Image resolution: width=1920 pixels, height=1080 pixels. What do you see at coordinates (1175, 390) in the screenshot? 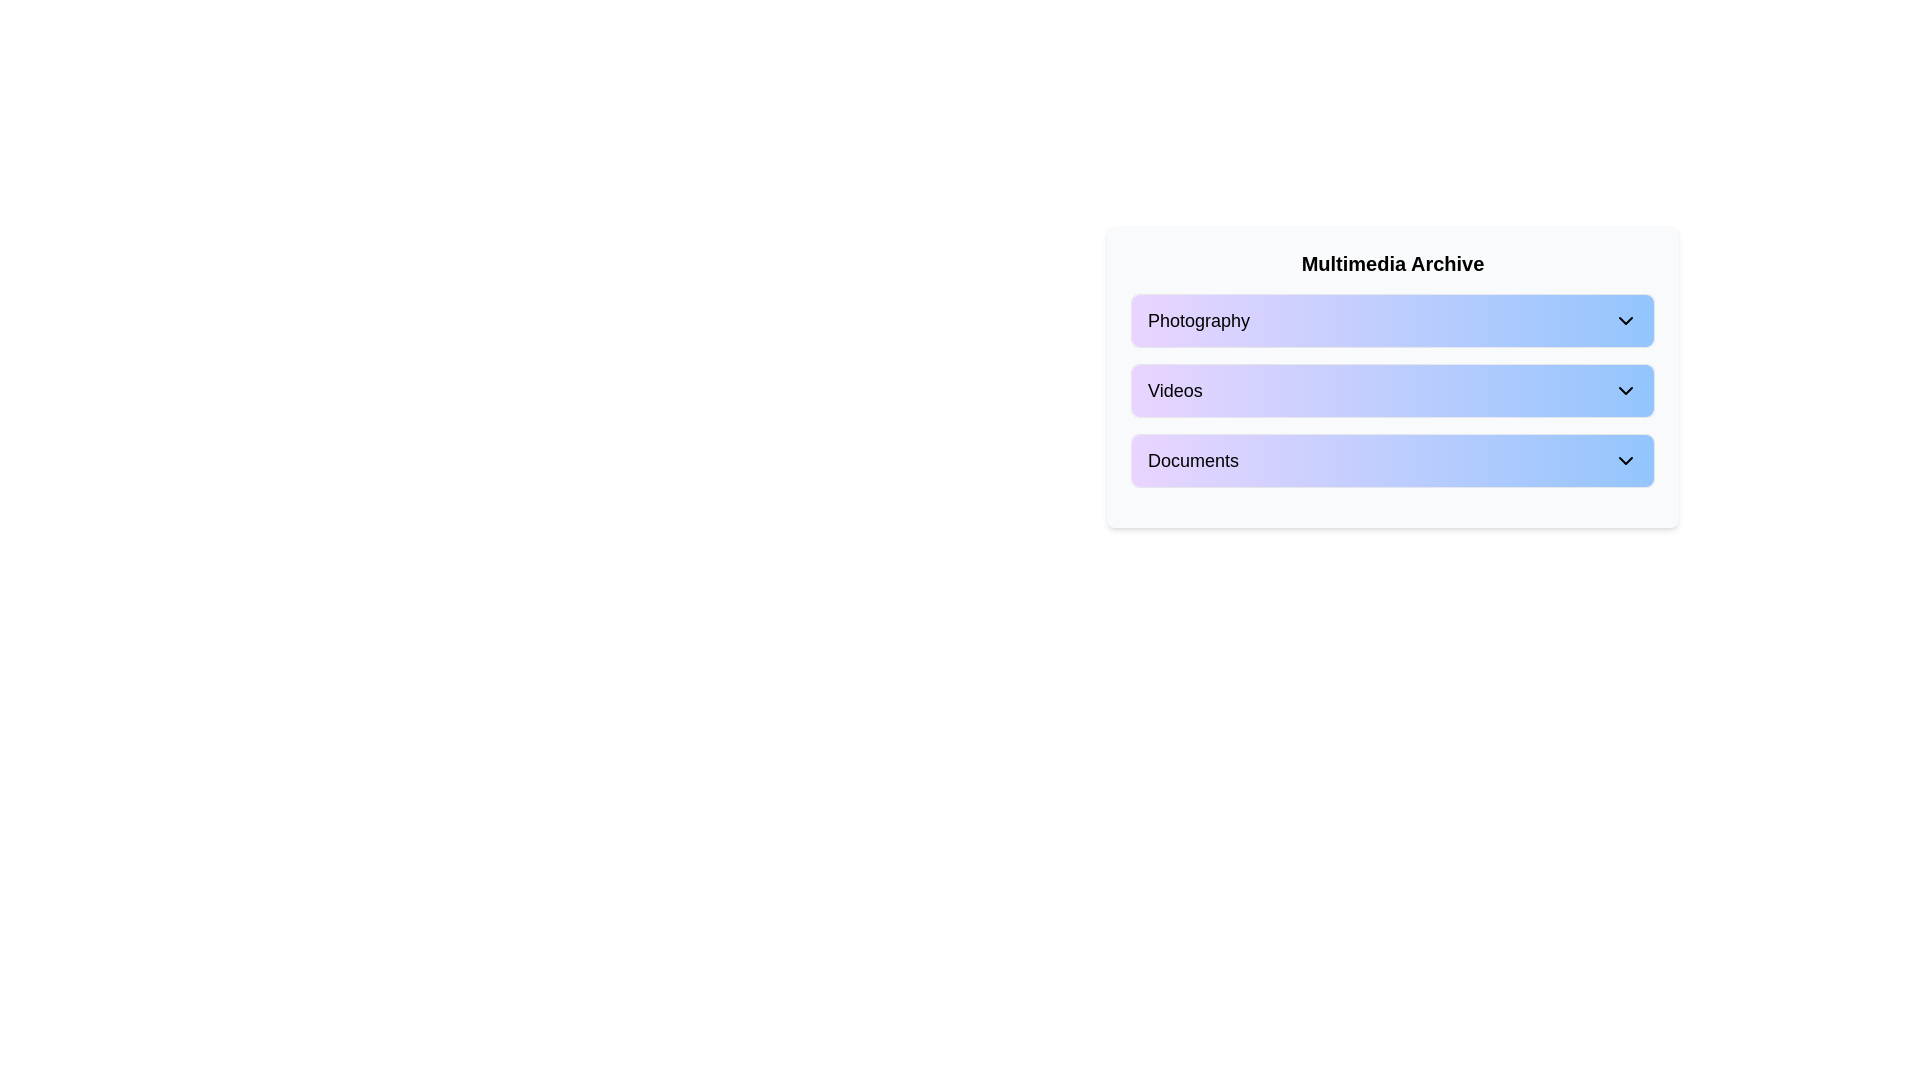
I see `text content of the 'Videos' label, which is located in the 'Multimedia Archive' menu between 'Photography' and 'Documents'` at bounding box center [1175, 390].